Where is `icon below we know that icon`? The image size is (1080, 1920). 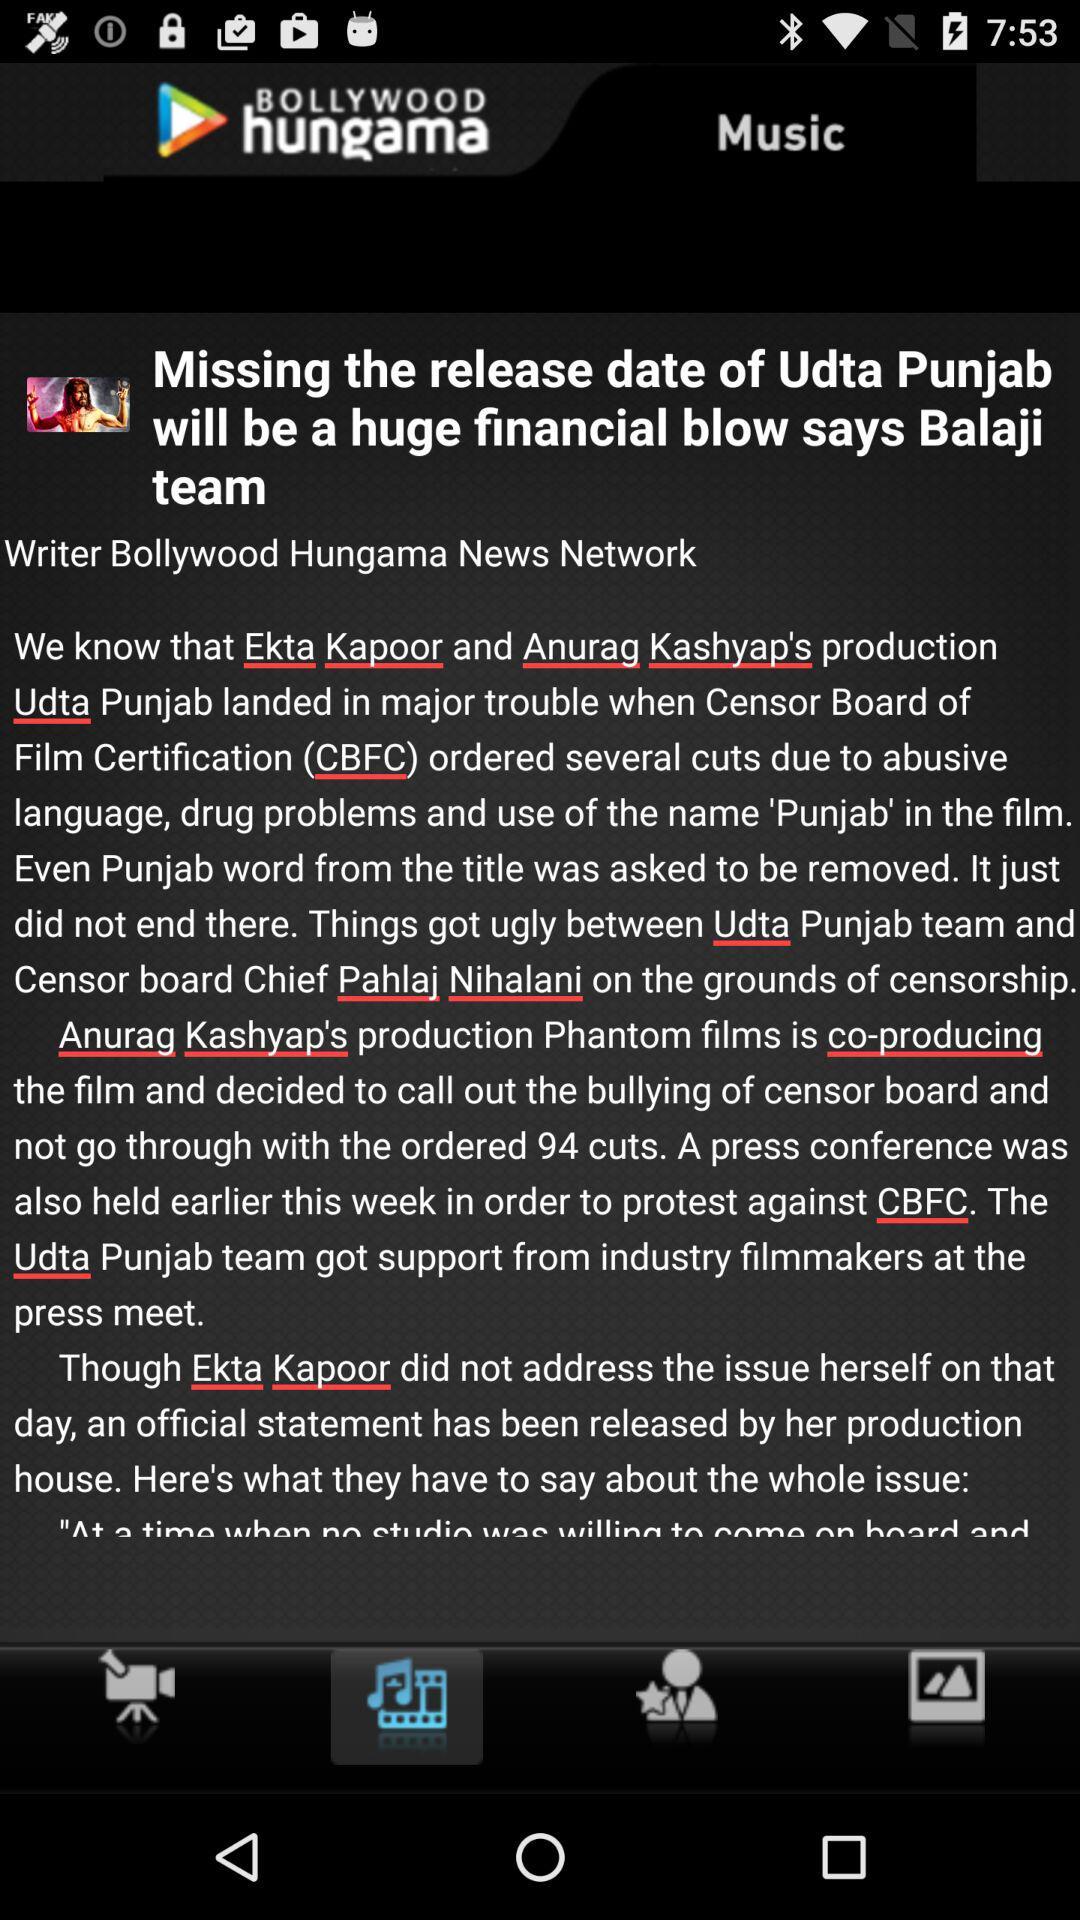
icon below we know that icon is located at coordinates (675, 1697).